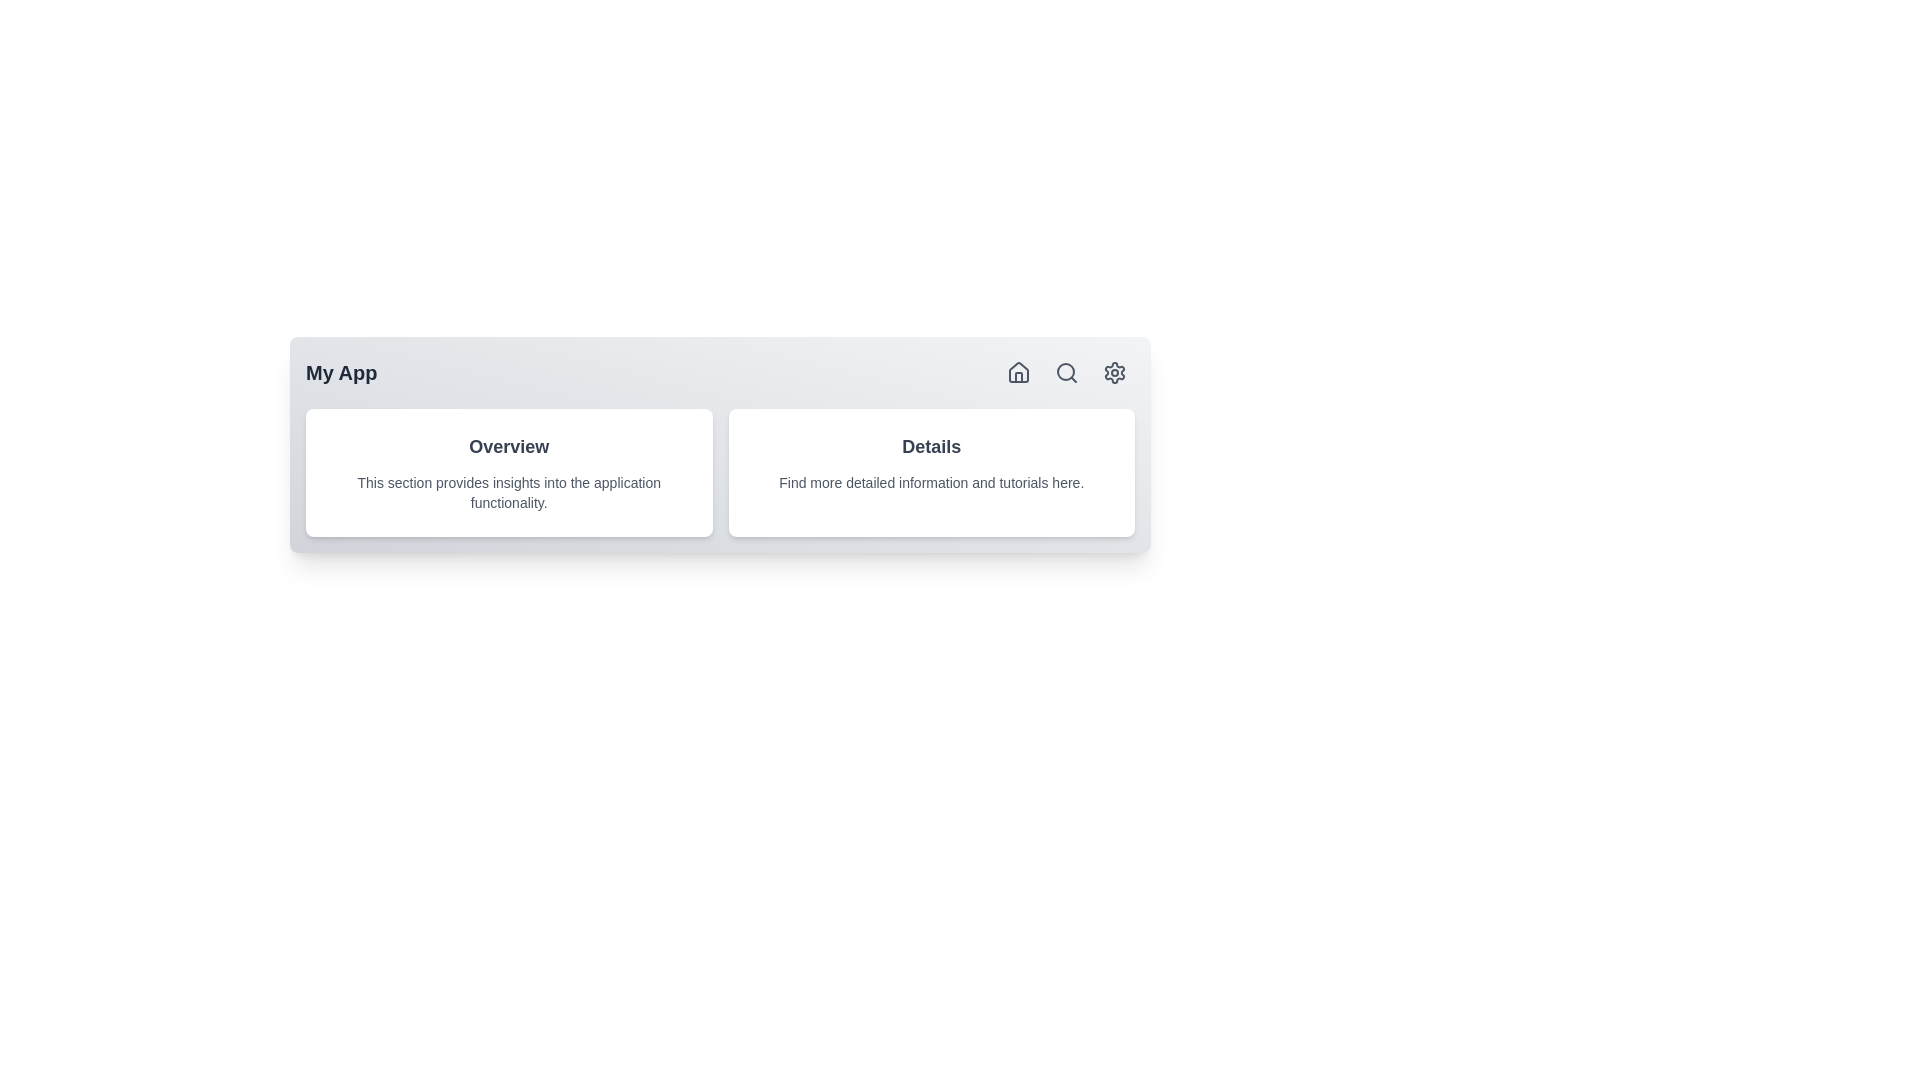 The width and height of the screenshot is (1920, 1080). What do you see at coordinates (1064, 371) in the screenshot?
I see `the inner circle of the magnifying glass icon, which is part of the search icon located in the top right of the application interface` at bounding box center [1064, 371].